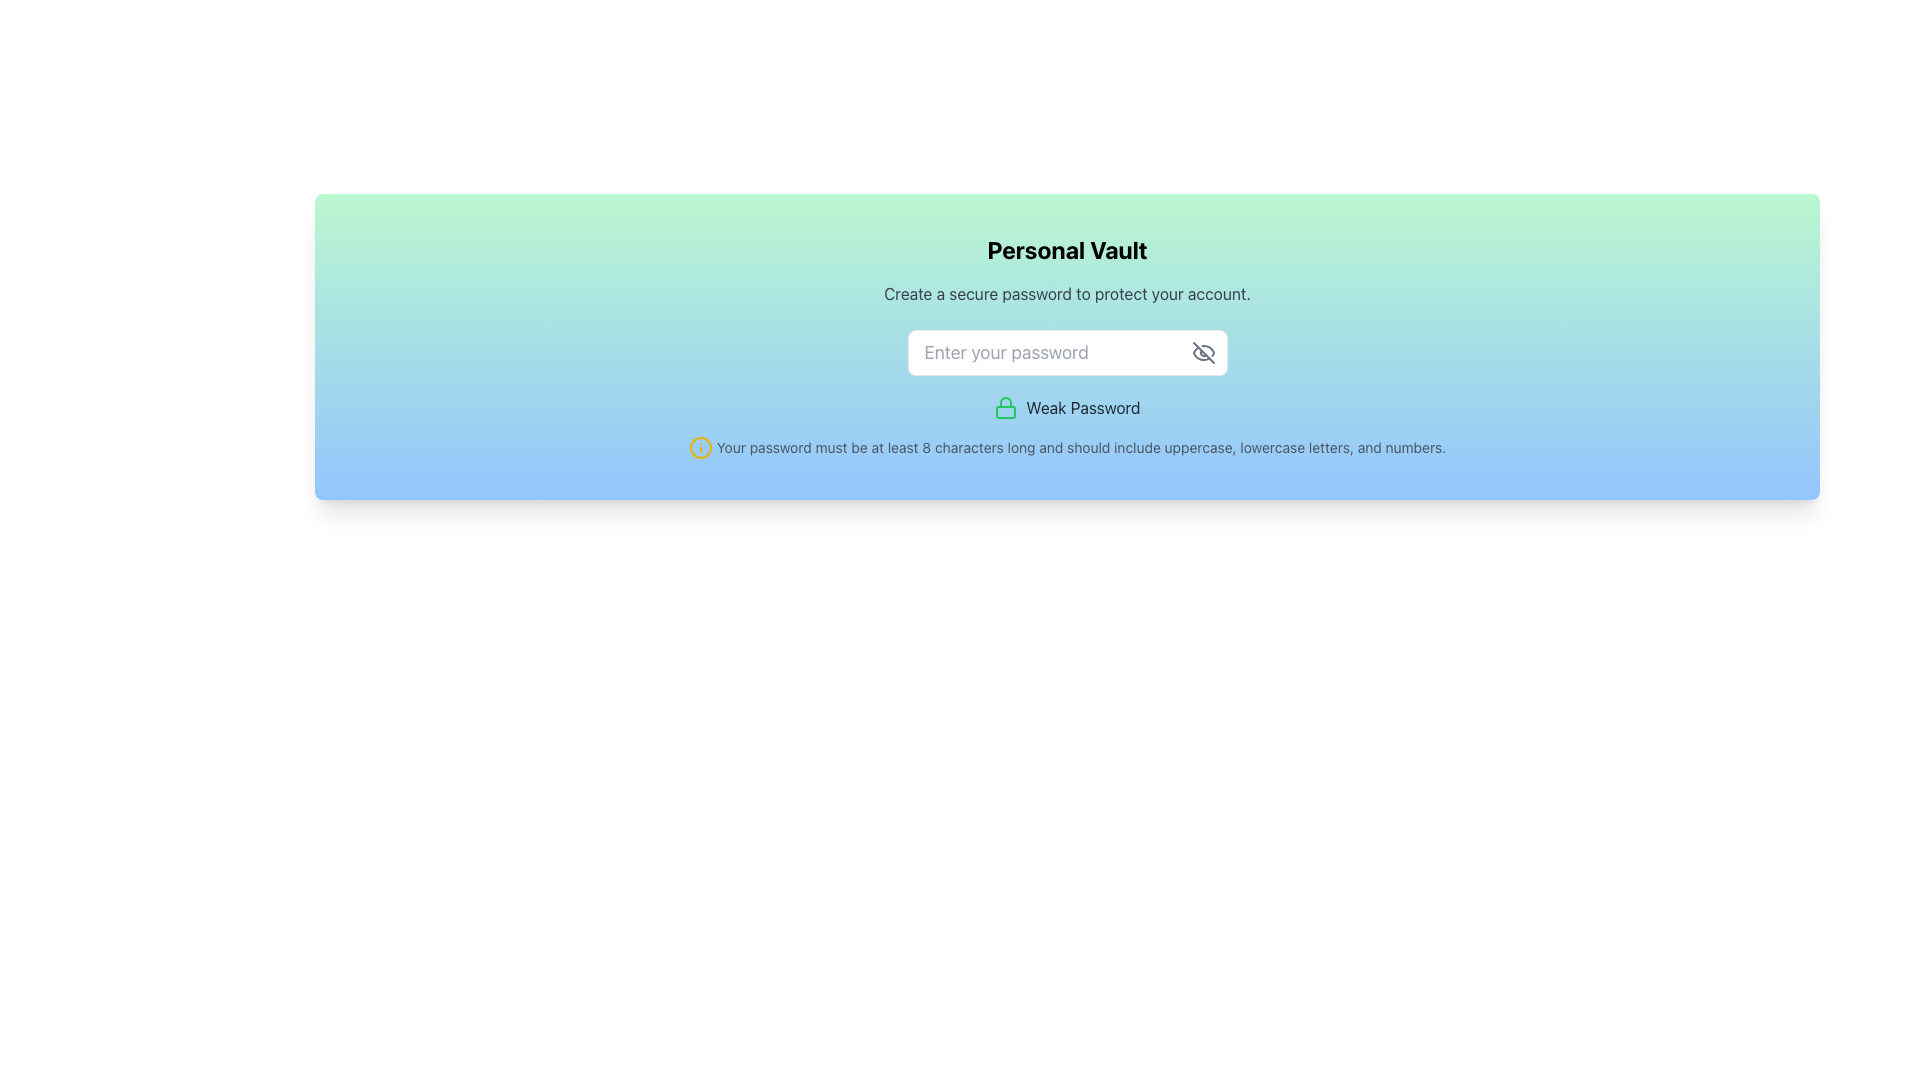  I want to click on the informational icon located near the guidance text about password requirements, which is positioned before the text stating 'Your password must be at least 8 characters long and should include uppercase, lowercase letters, and numbers.', so click(700, 446).